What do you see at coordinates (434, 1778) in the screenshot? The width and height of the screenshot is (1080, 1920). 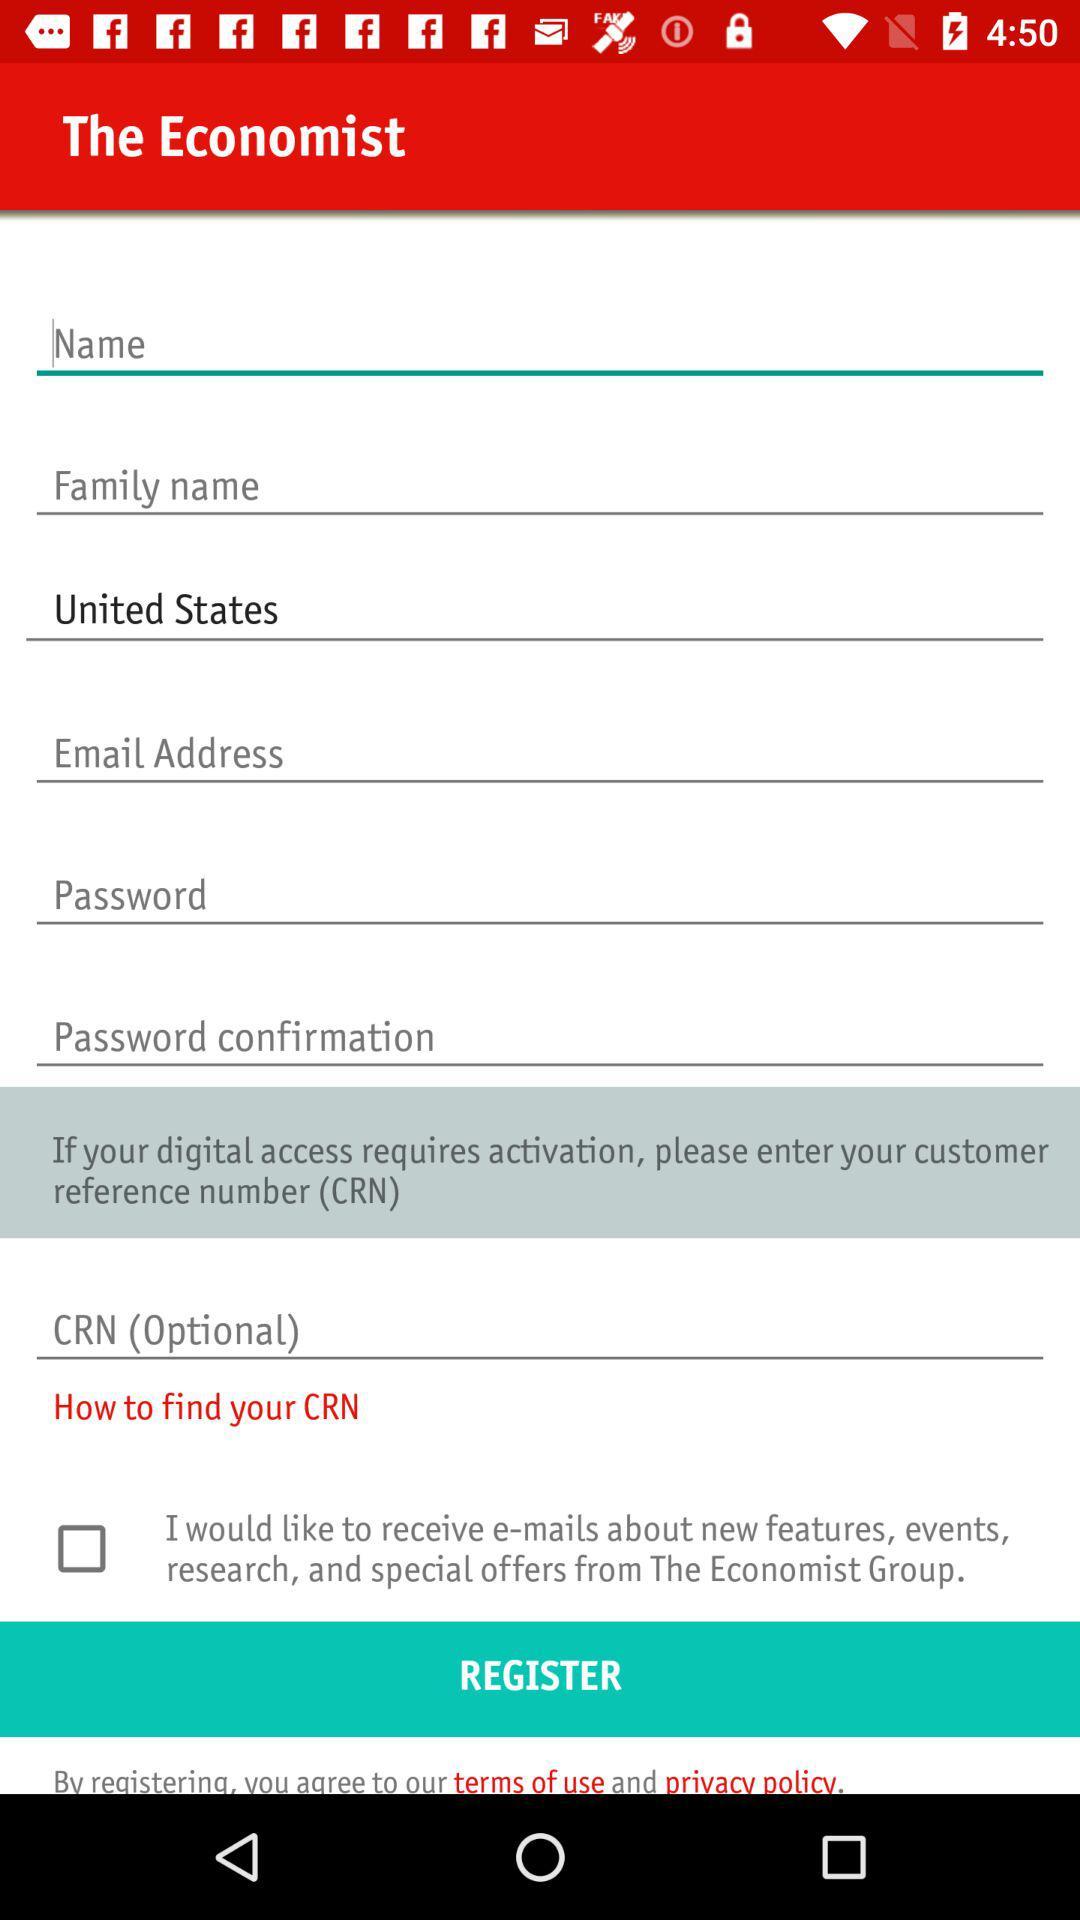 I see `the icon below register icon` at bounding box center [434, 1778].